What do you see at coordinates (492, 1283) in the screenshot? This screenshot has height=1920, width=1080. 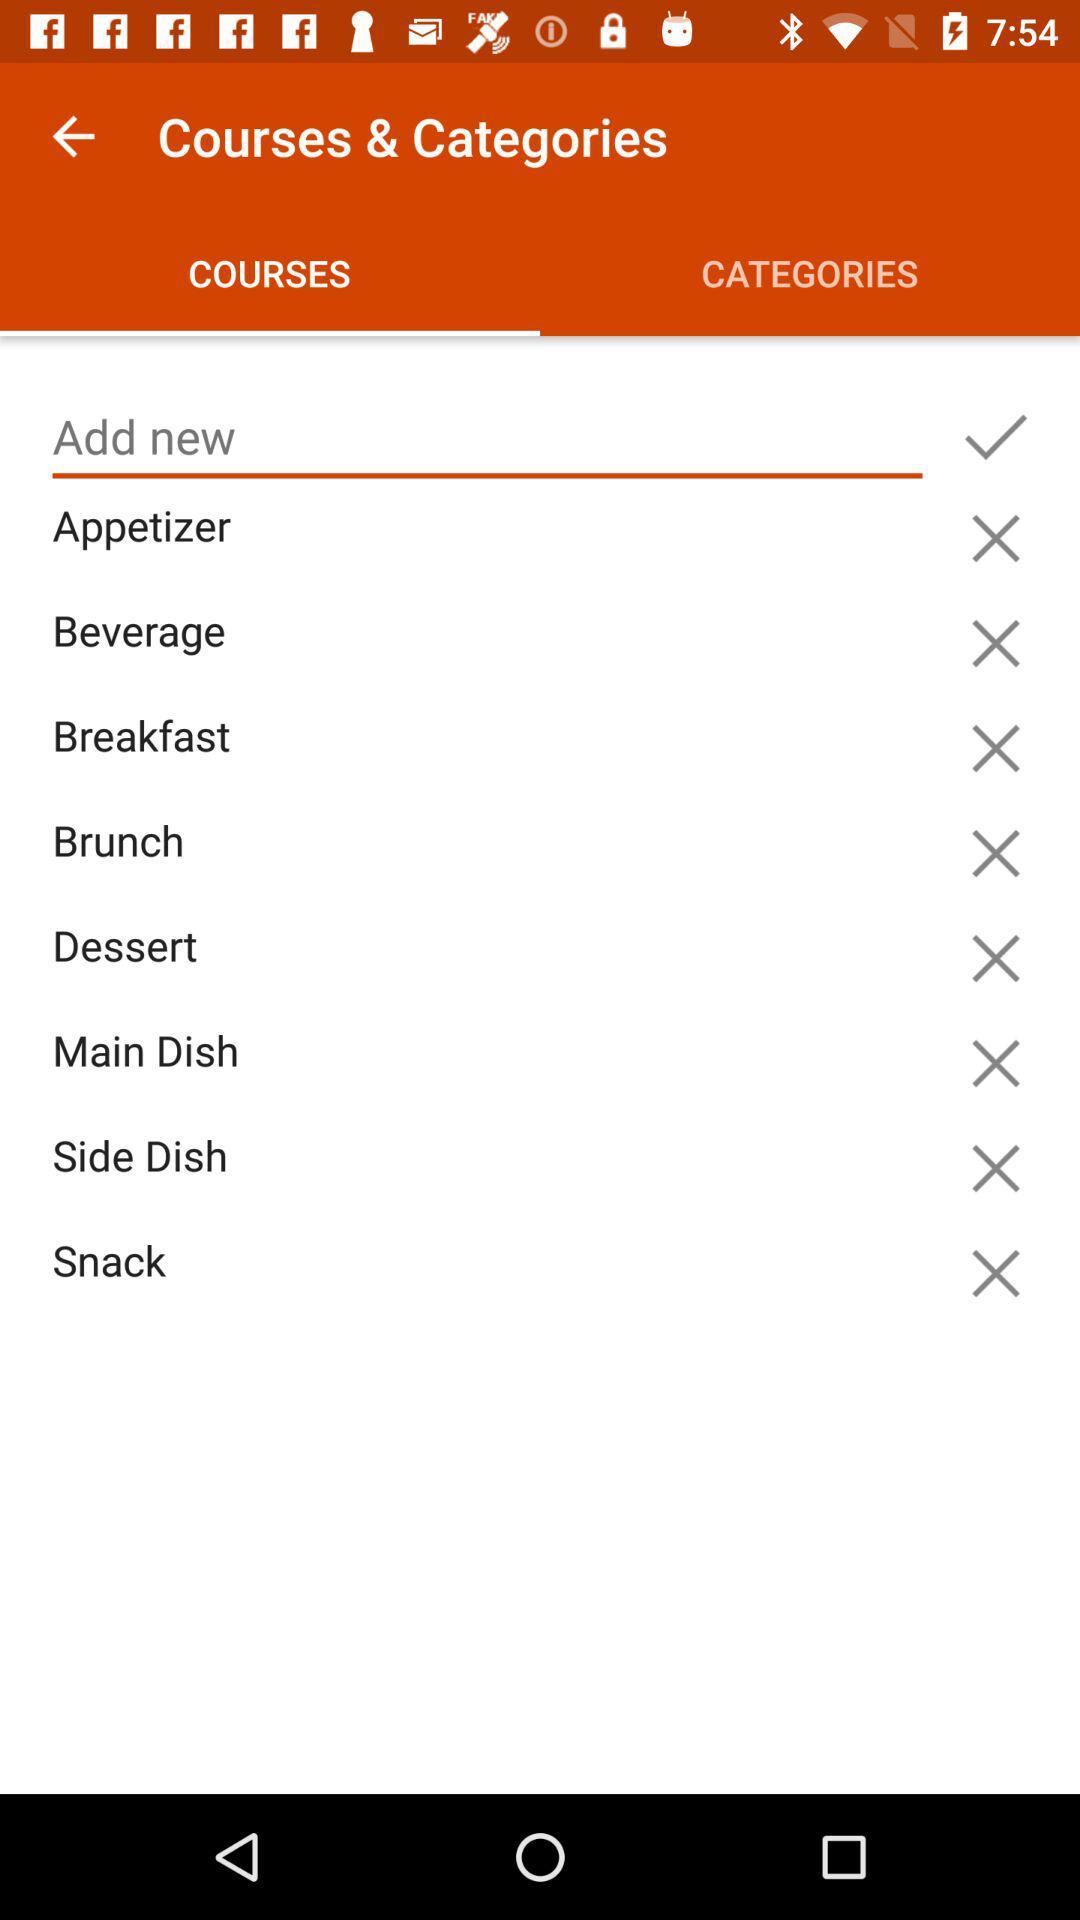 I see `the snack icon` at bounding box center [492, 1283].